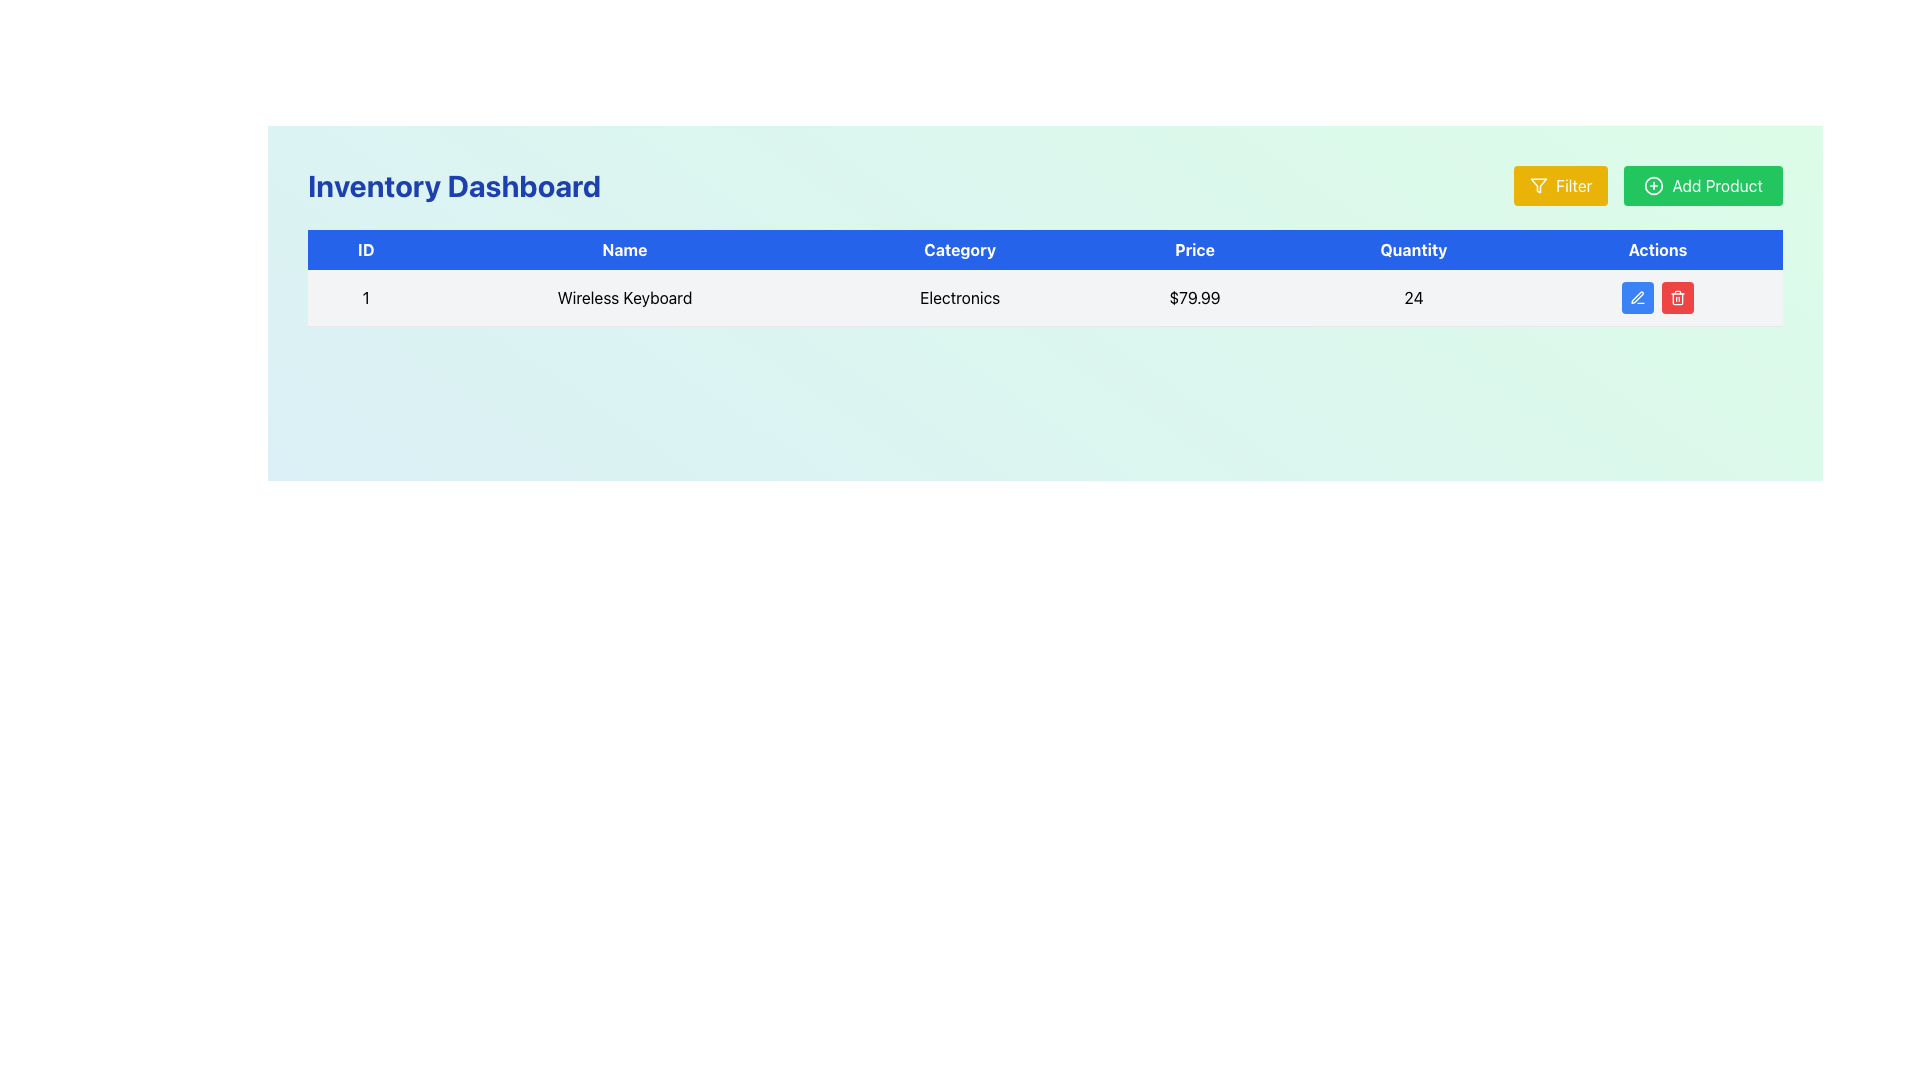  What do you see at coordinates (366, 298) in the screenshot?
I see `the static text label displaying the number '1' in the ID column of the table, located in the first cell below the header row labeled 'ID'` at bounding box center [366, 298].